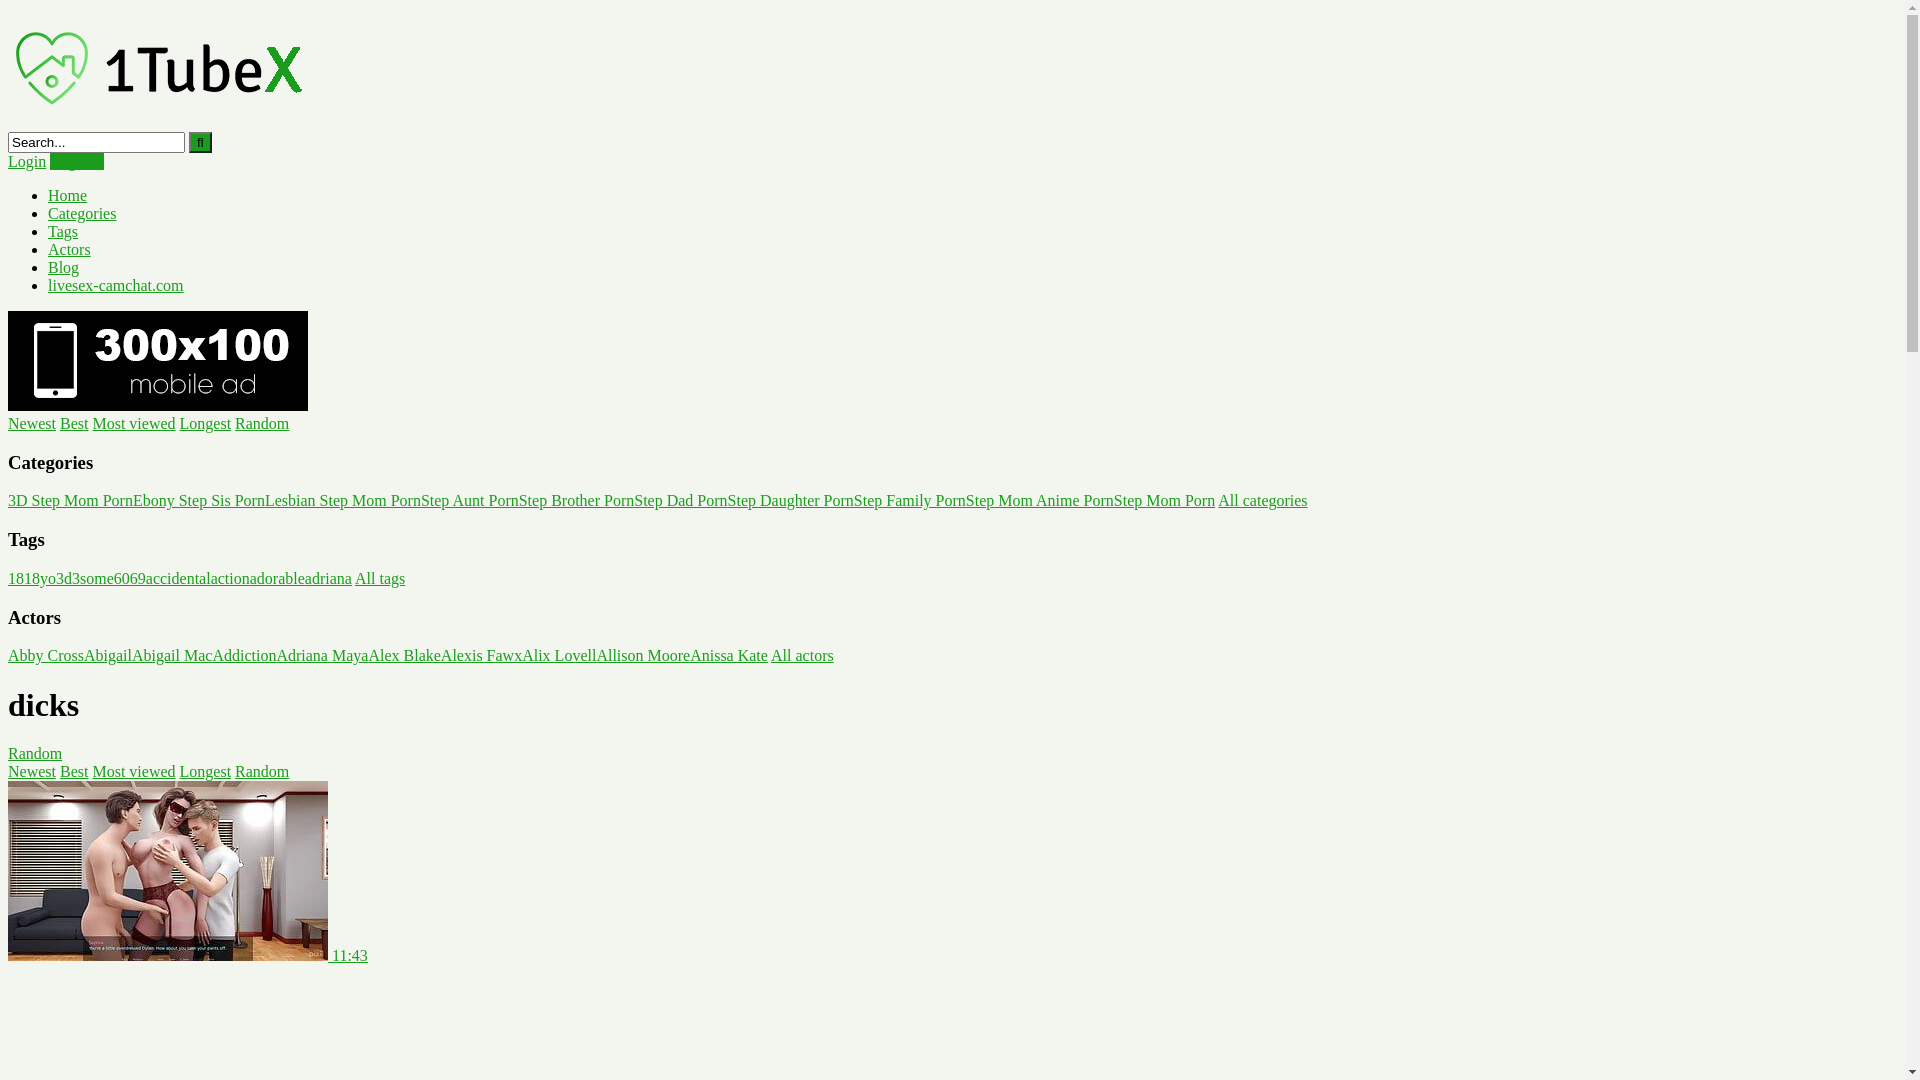 The width and height of the screenshot is (1920, 1080). I want to click on 'Random', so click(34, 753).